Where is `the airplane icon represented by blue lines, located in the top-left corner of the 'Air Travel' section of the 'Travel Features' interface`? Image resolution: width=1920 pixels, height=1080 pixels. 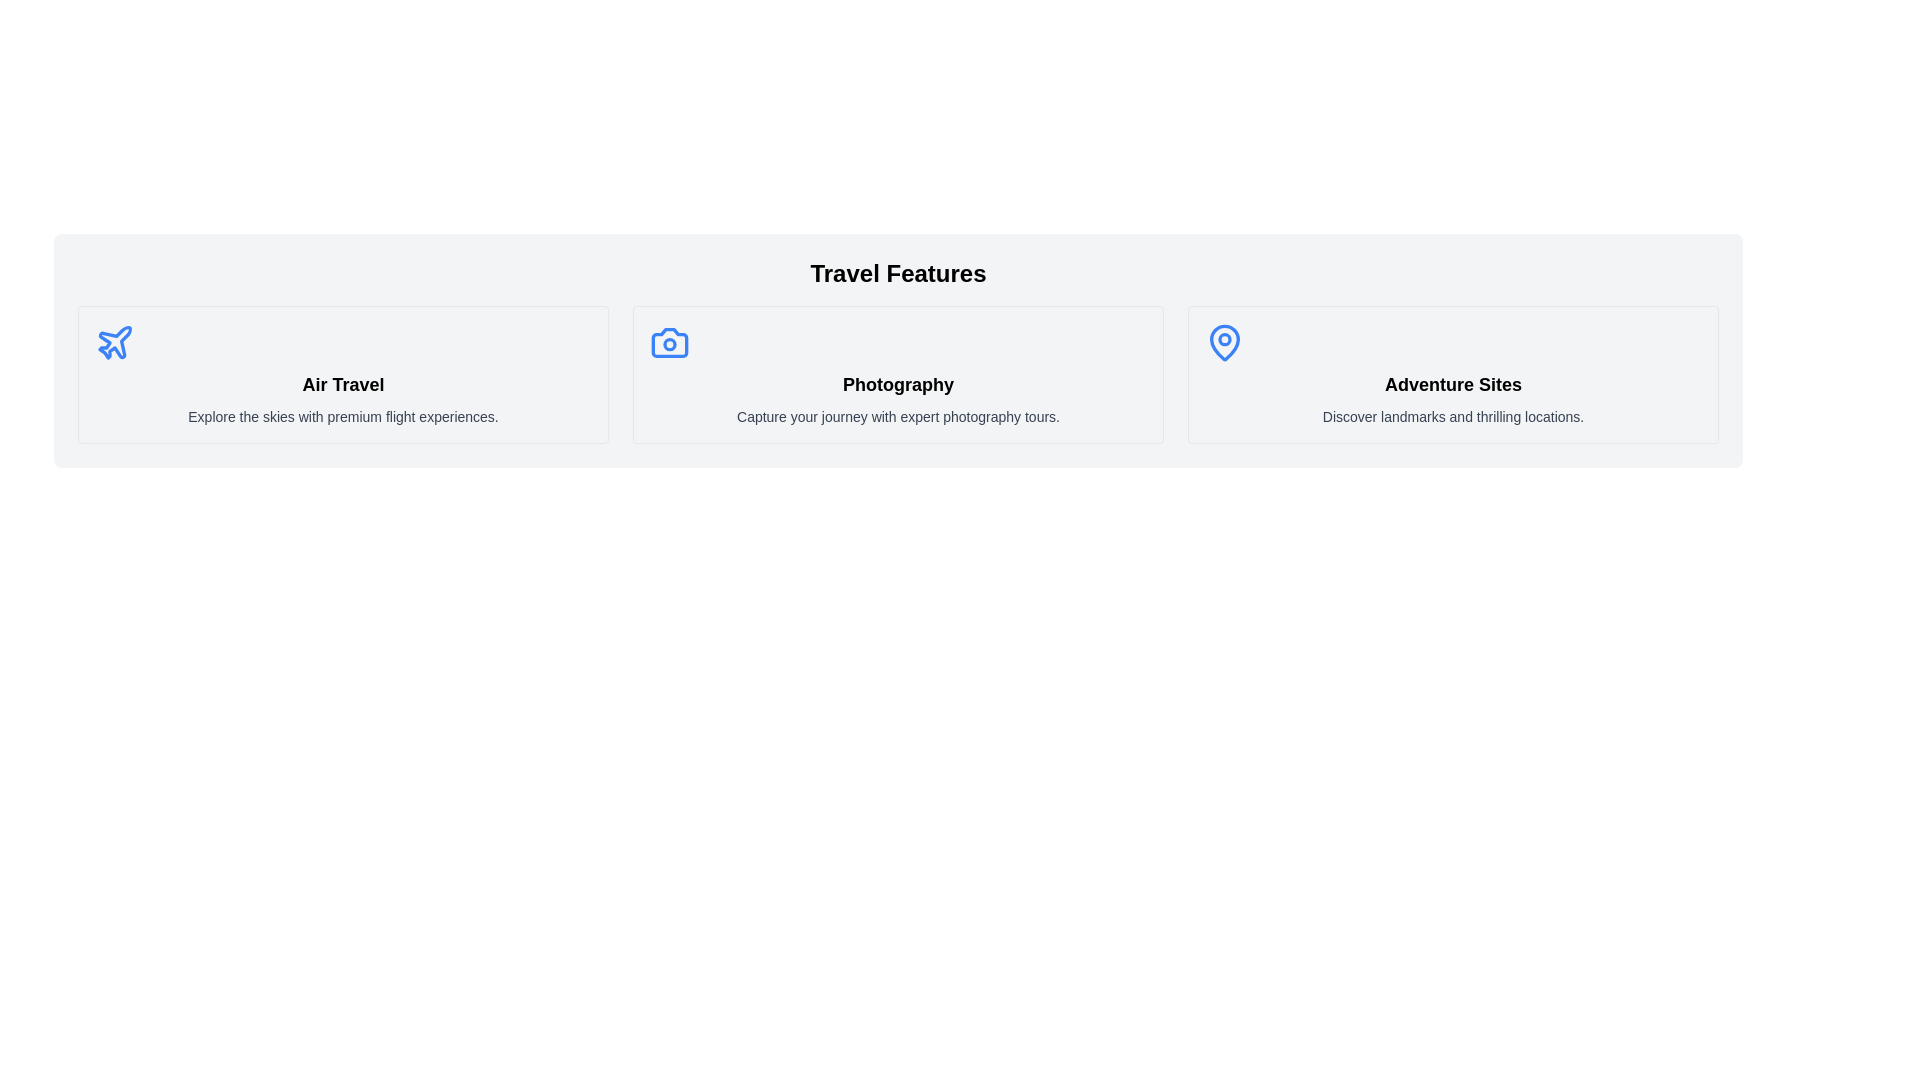
the airplane icon represented by blue lines, located in the top-left corner of the 'Air Travel' section of the 'Travel Features' interface is located at coordinates (114, 341).